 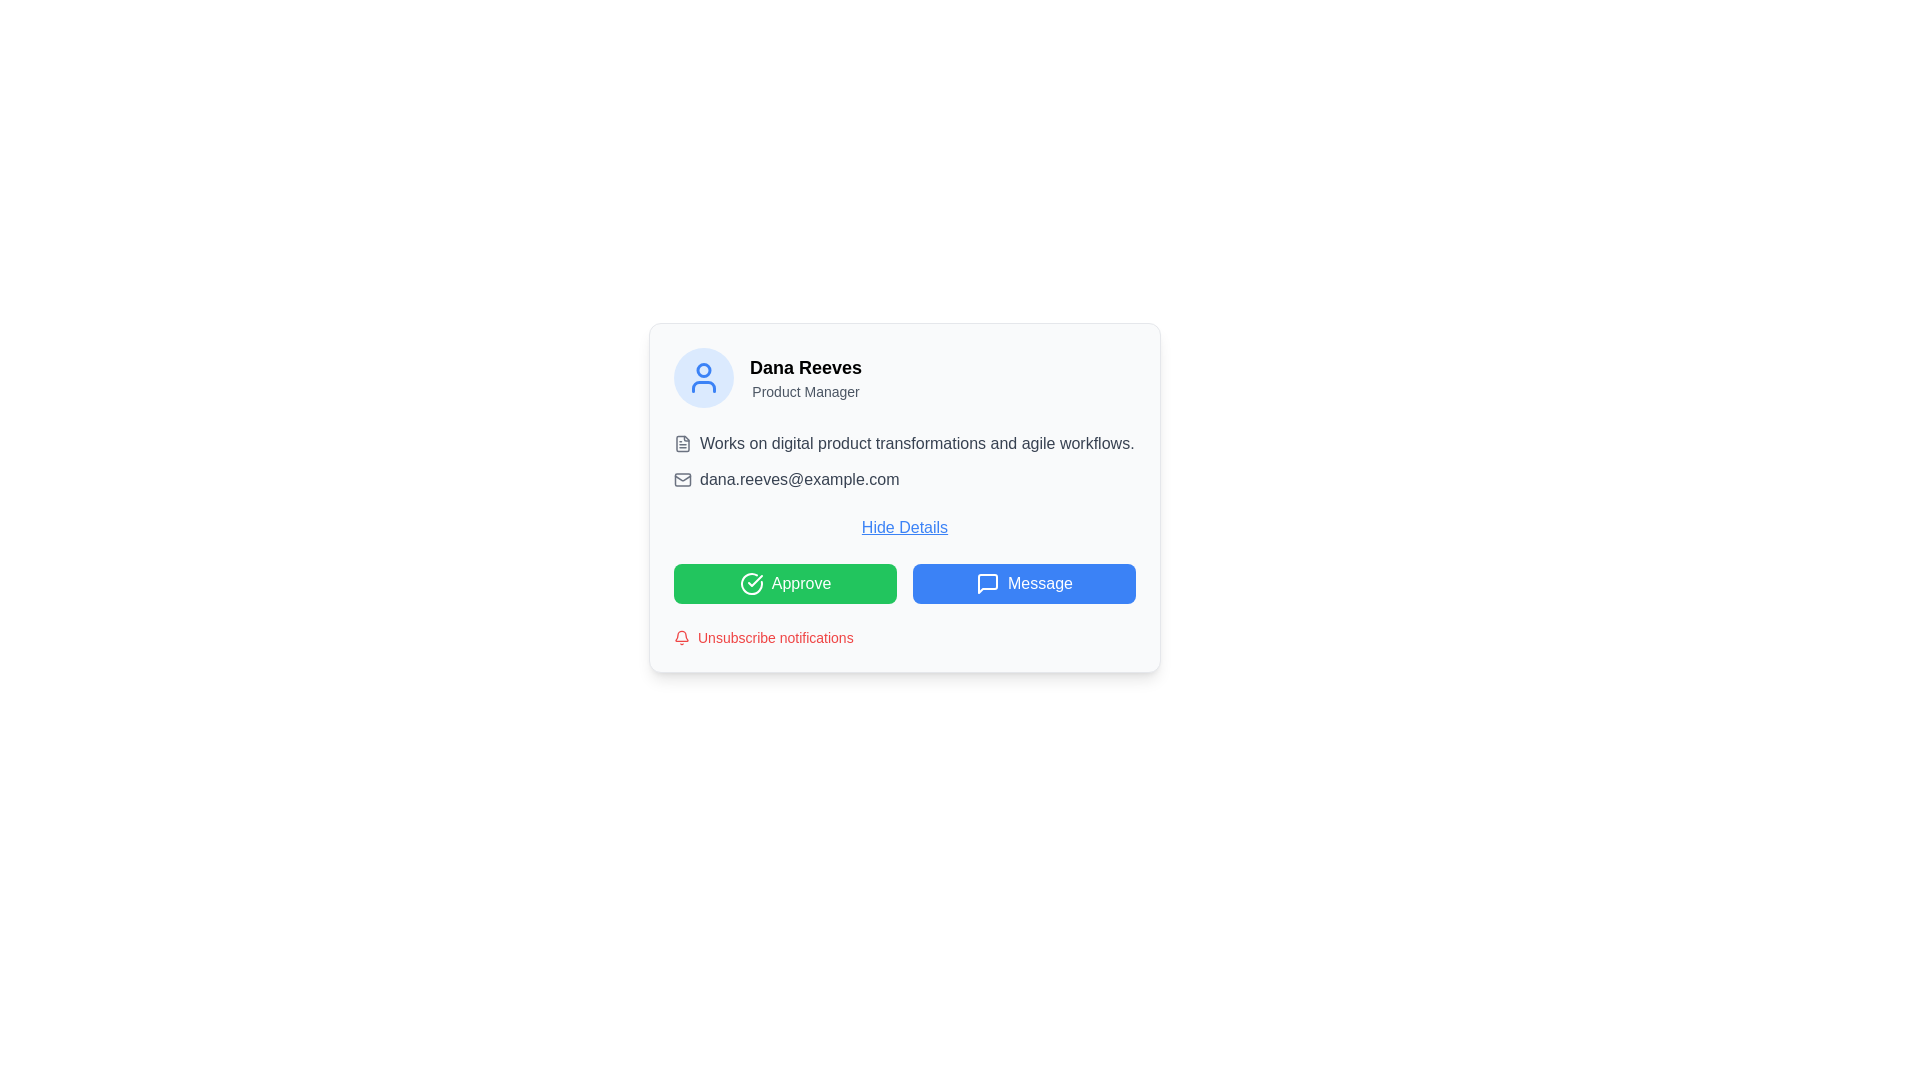 What do you see at coordinates (762, 637) in the screenshot?
I see `the 'Unsubscribe notifications' link with a bell-shaped icon located beneath the 'Approve' and 'Message' buttons in Dana Reeves' profile card` at bounding box center [762, 637].